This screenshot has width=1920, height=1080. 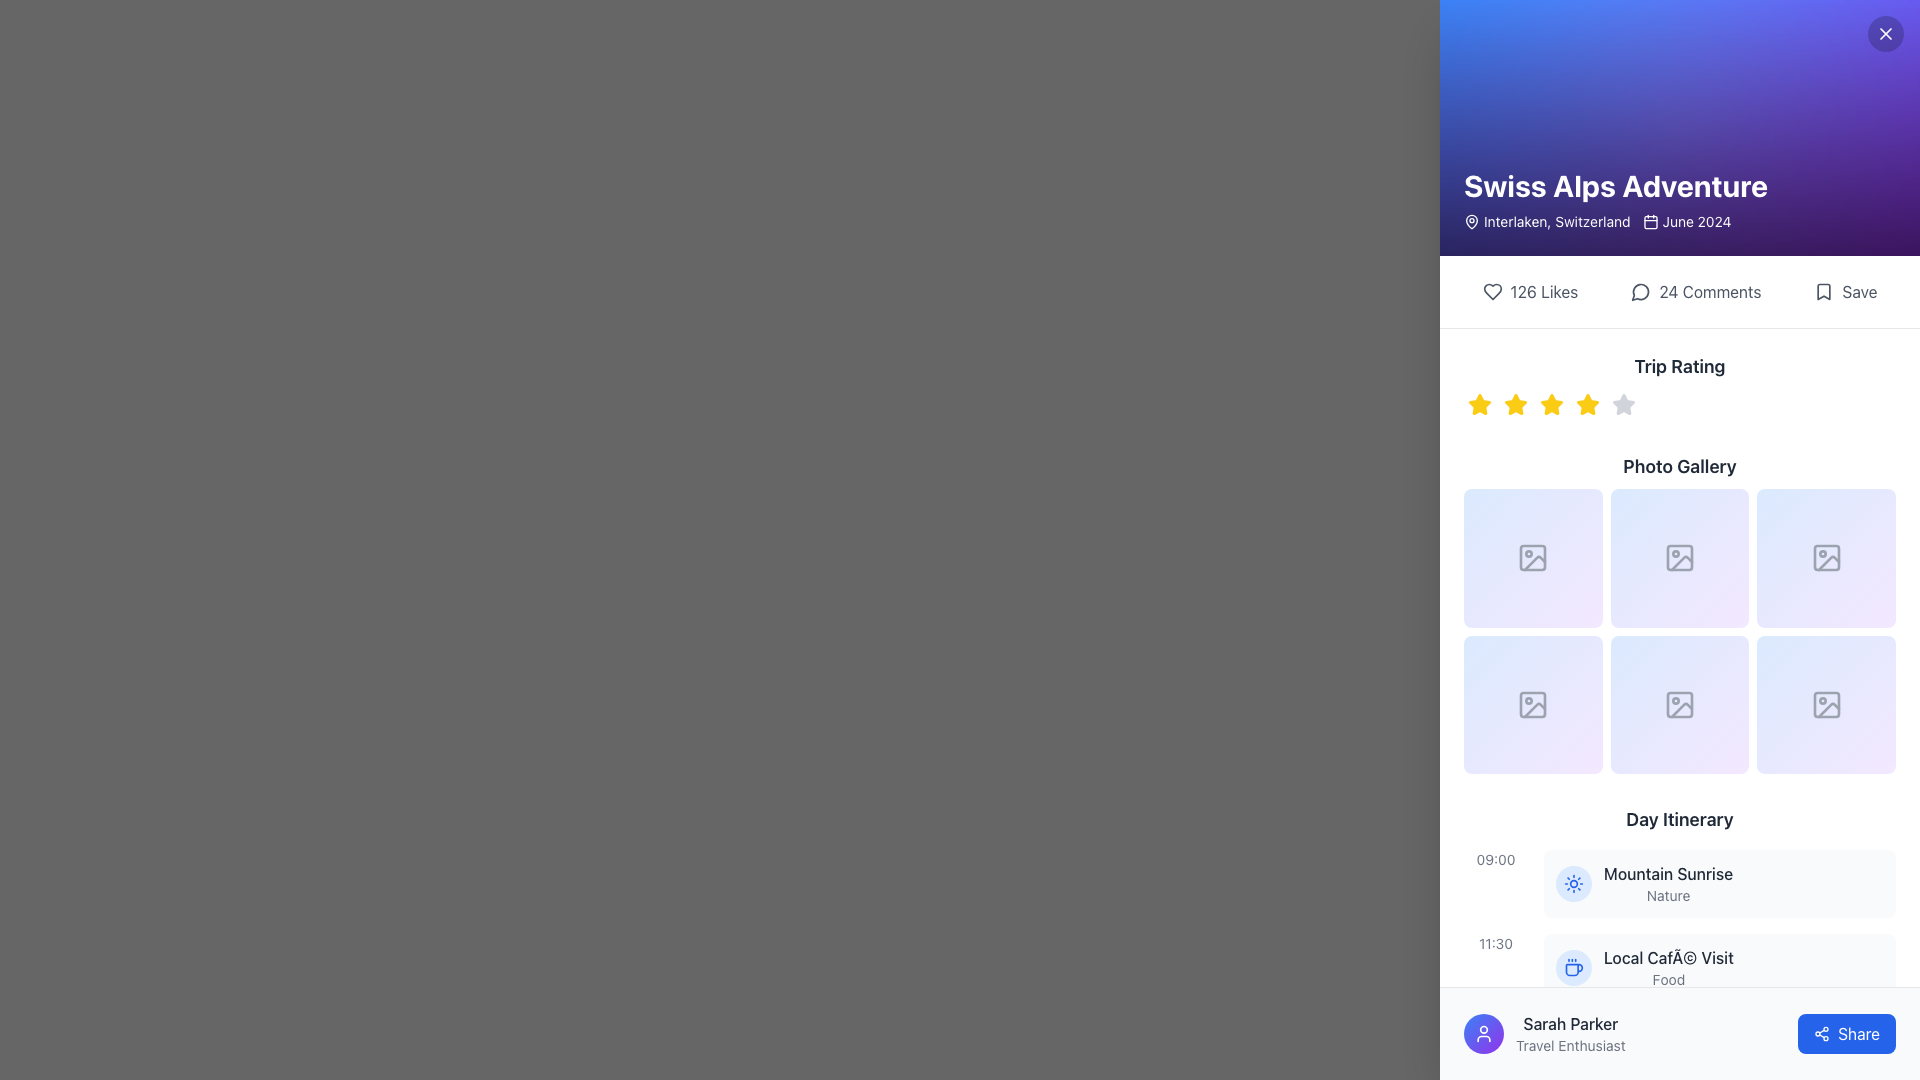 I want to click on the SVG icon resembling a photo or image placeholder in the 'Photo Gallery' section, so click(x=1826, y=558).